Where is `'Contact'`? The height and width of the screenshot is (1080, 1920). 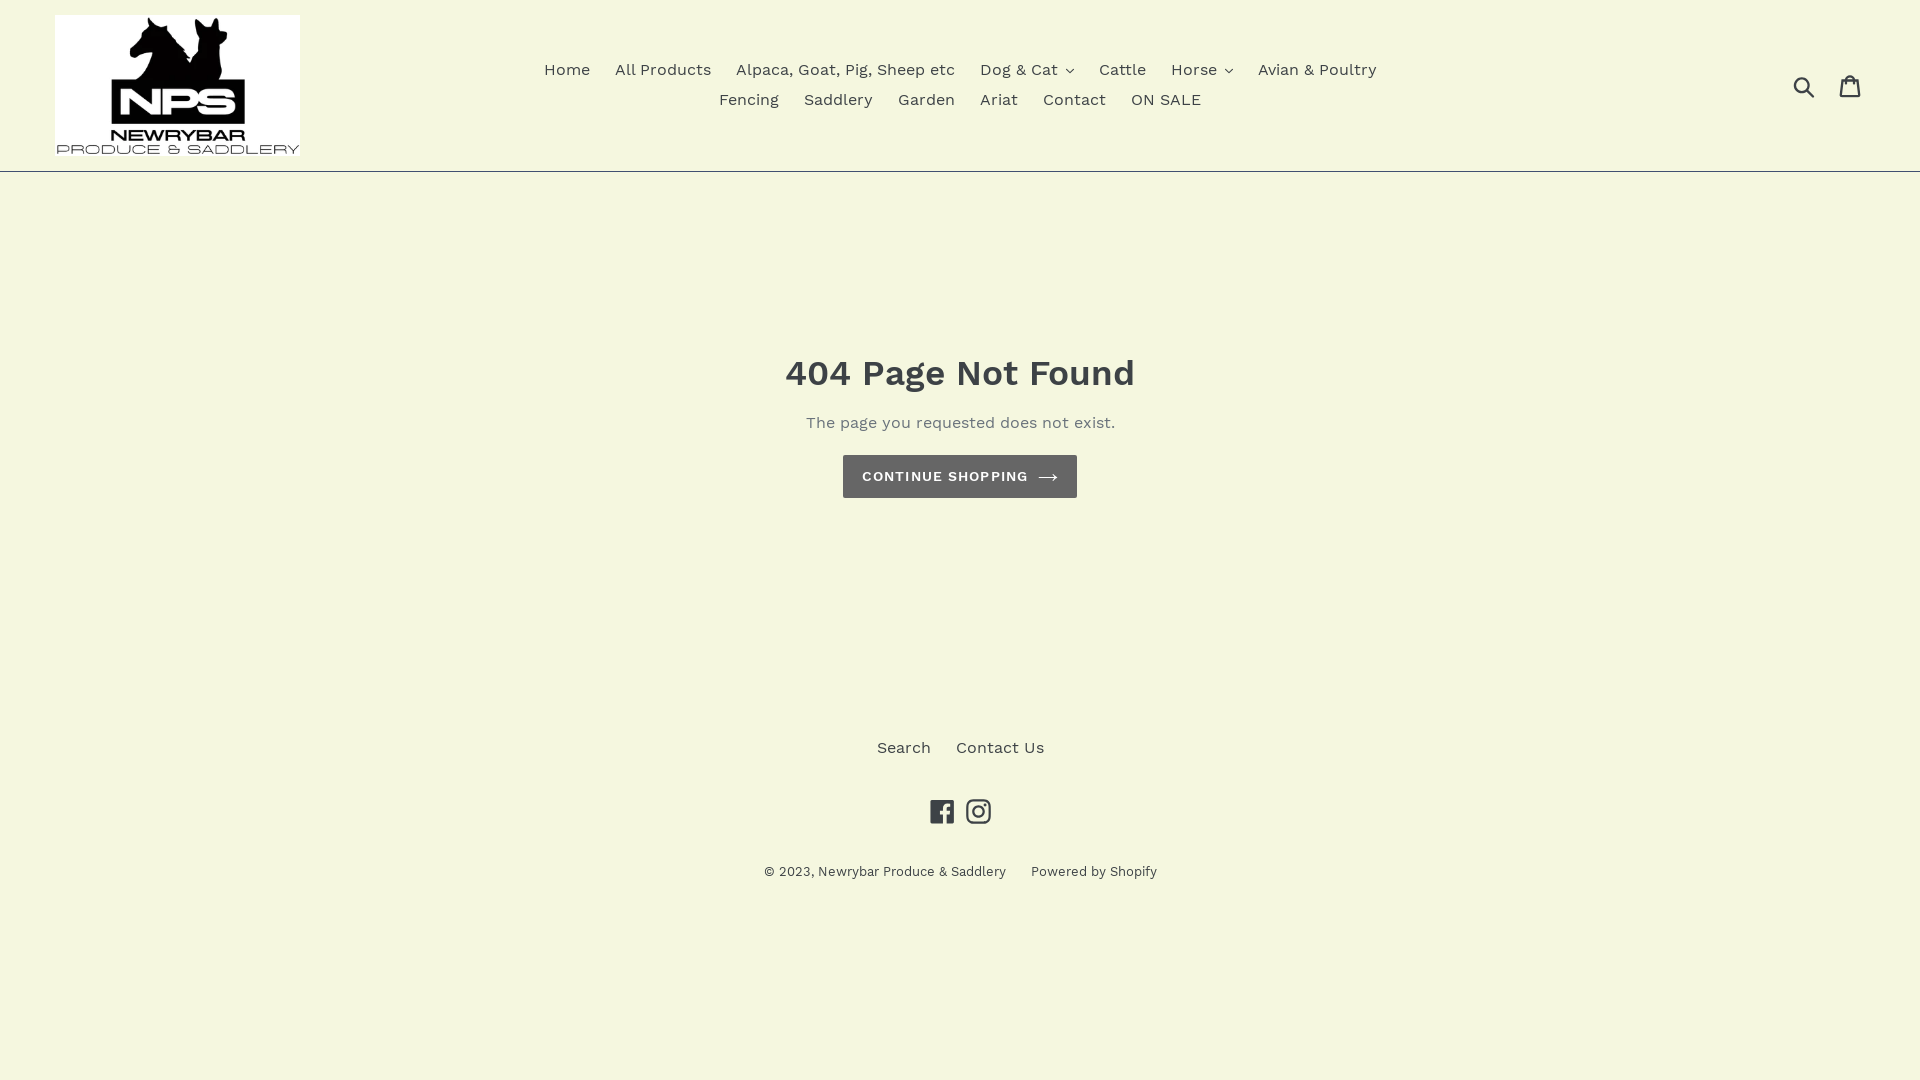
'Contact' is located at coordinates (1073, 100).